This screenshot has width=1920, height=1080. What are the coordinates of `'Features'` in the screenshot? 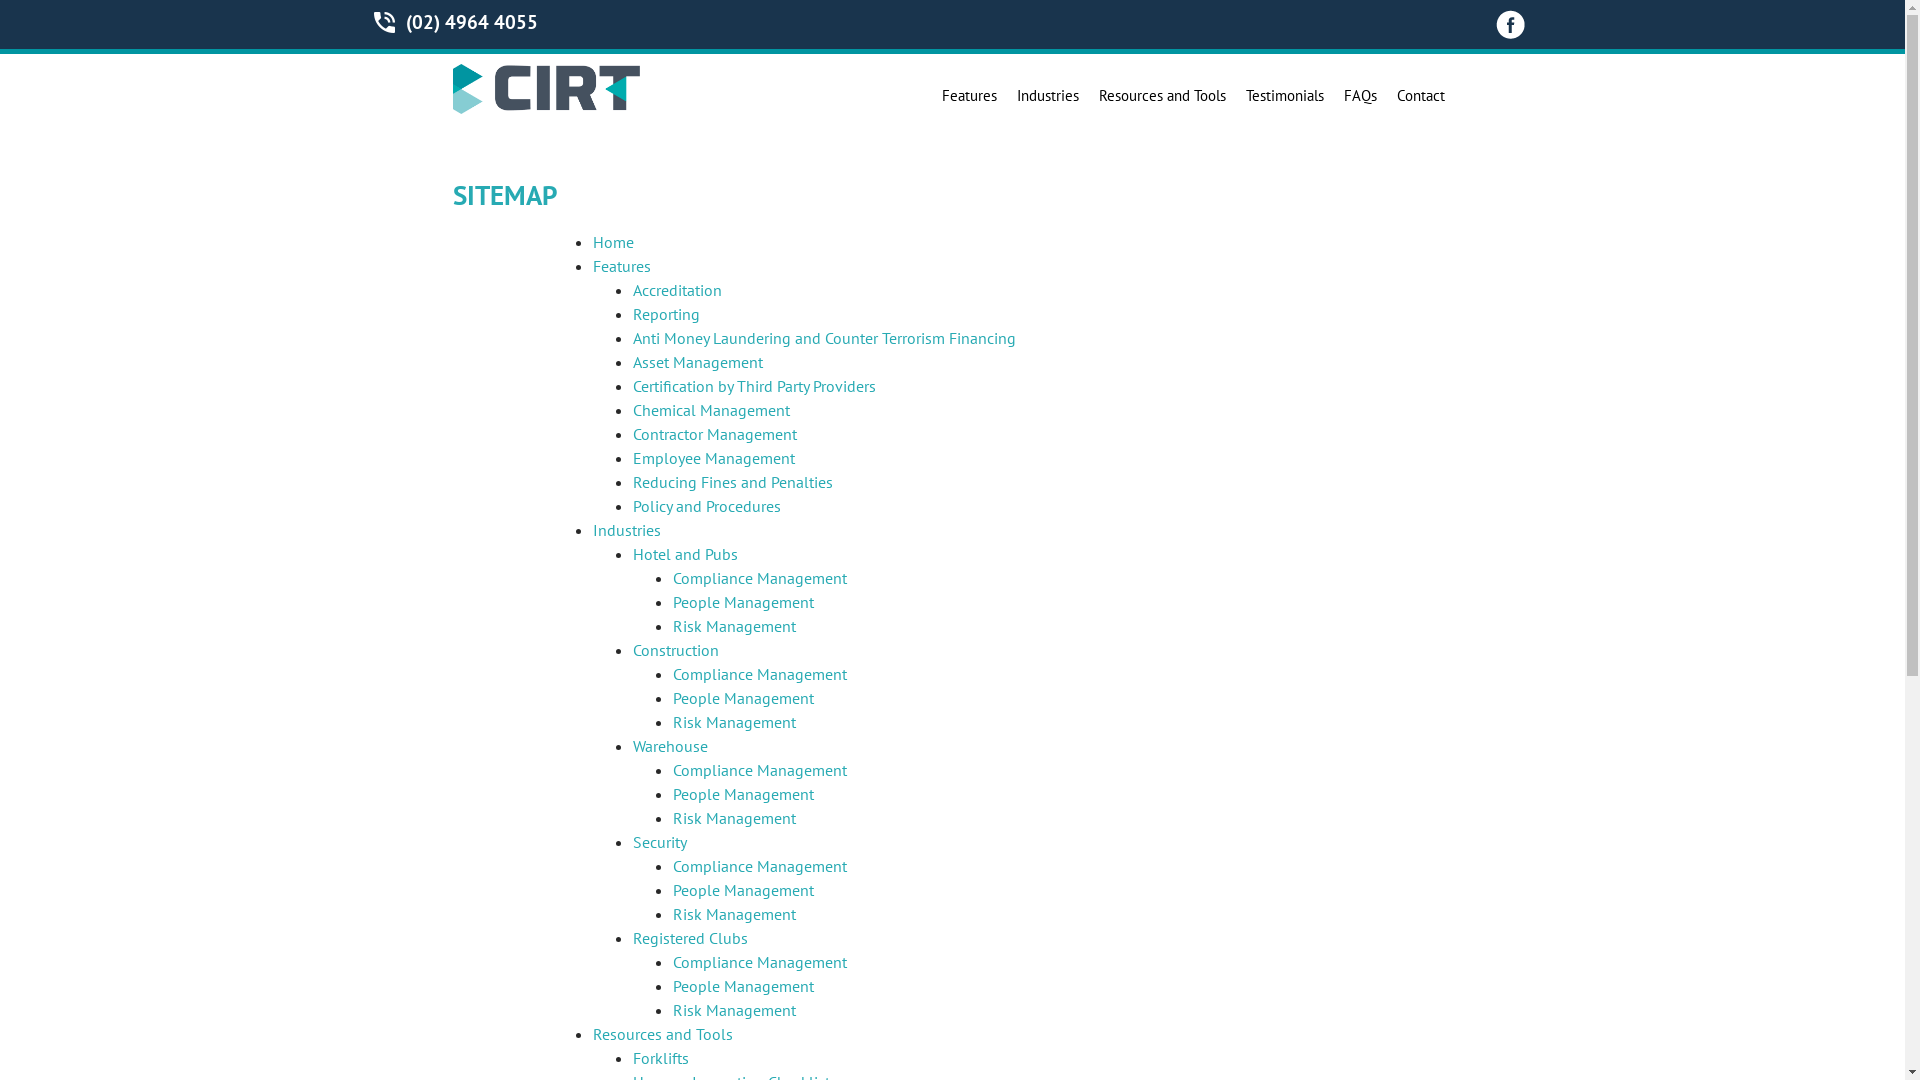 It's located at (619, 265).